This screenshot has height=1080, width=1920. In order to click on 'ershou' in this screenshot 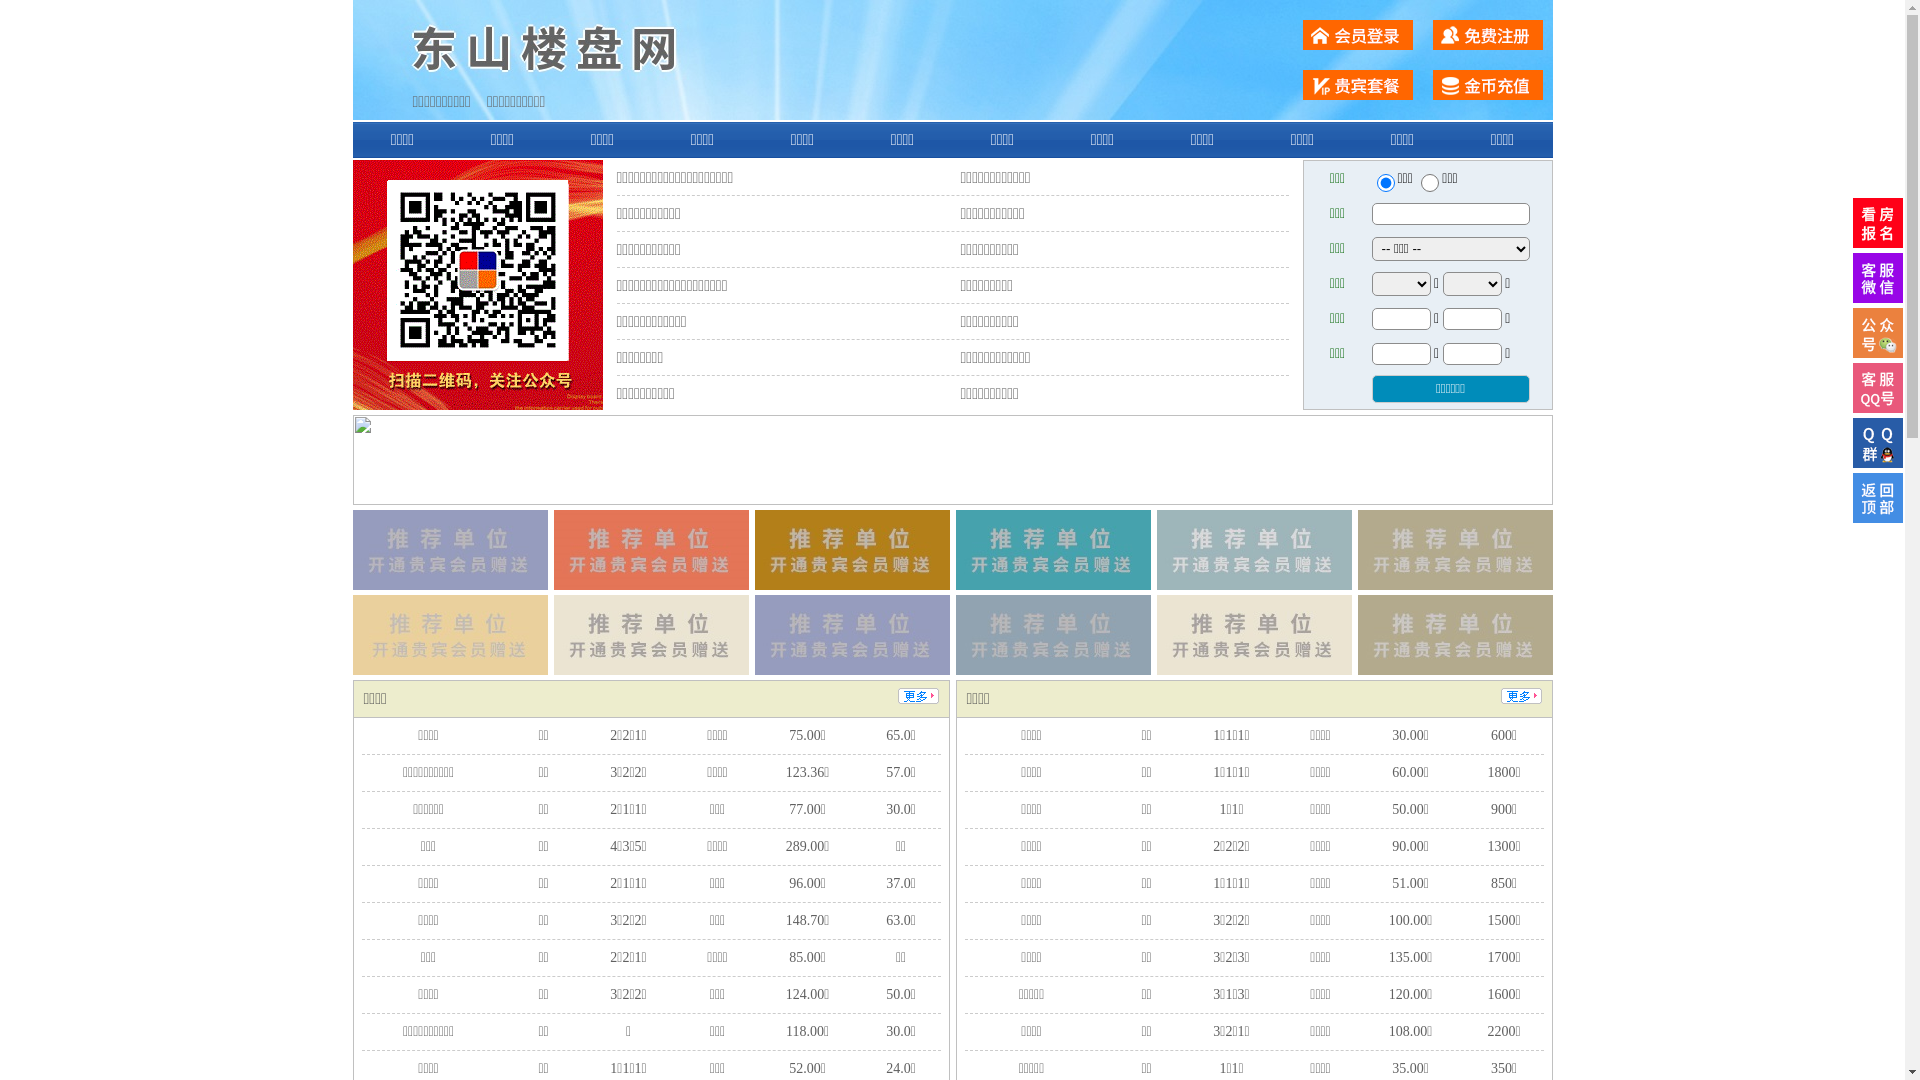, I will do `click(1384, 182)`.